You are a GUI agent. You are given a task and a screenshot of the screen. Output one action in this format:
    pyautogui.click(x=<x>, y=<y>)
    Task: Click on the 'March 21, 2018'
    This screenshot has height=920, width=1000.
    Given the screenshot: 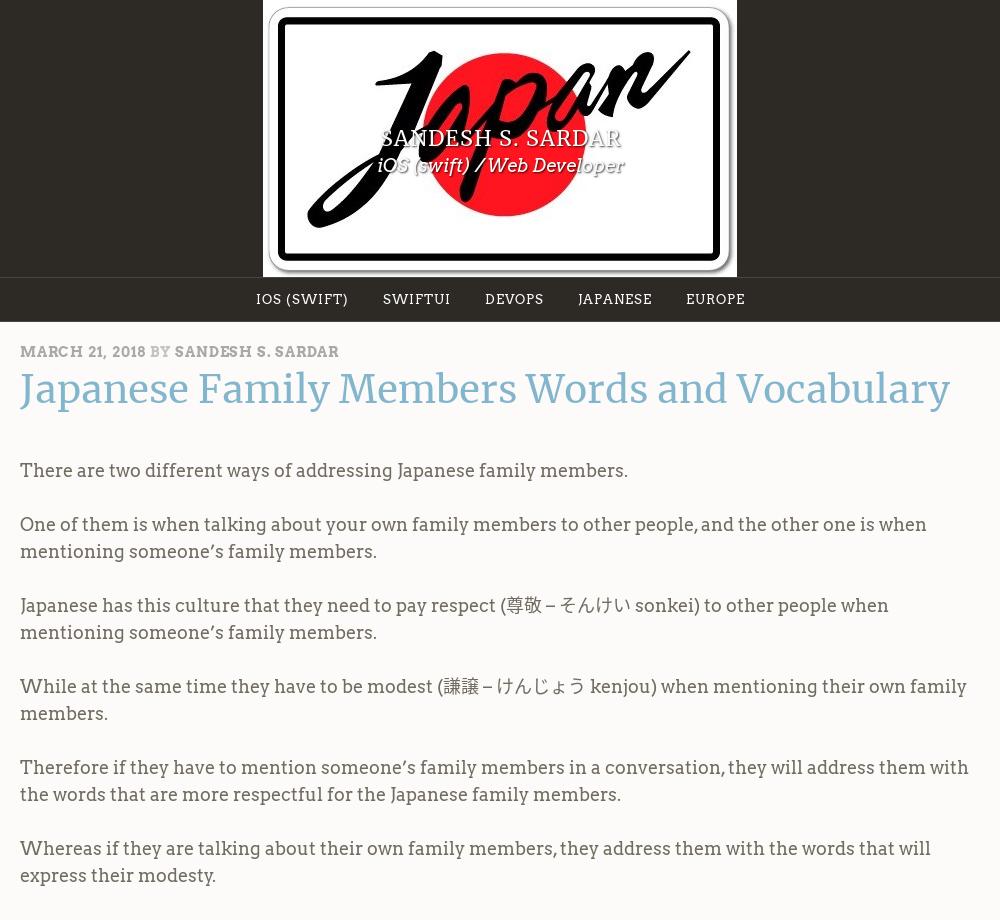 What is the action you would take?
    pyautogui.click(x=82, y=350)
    